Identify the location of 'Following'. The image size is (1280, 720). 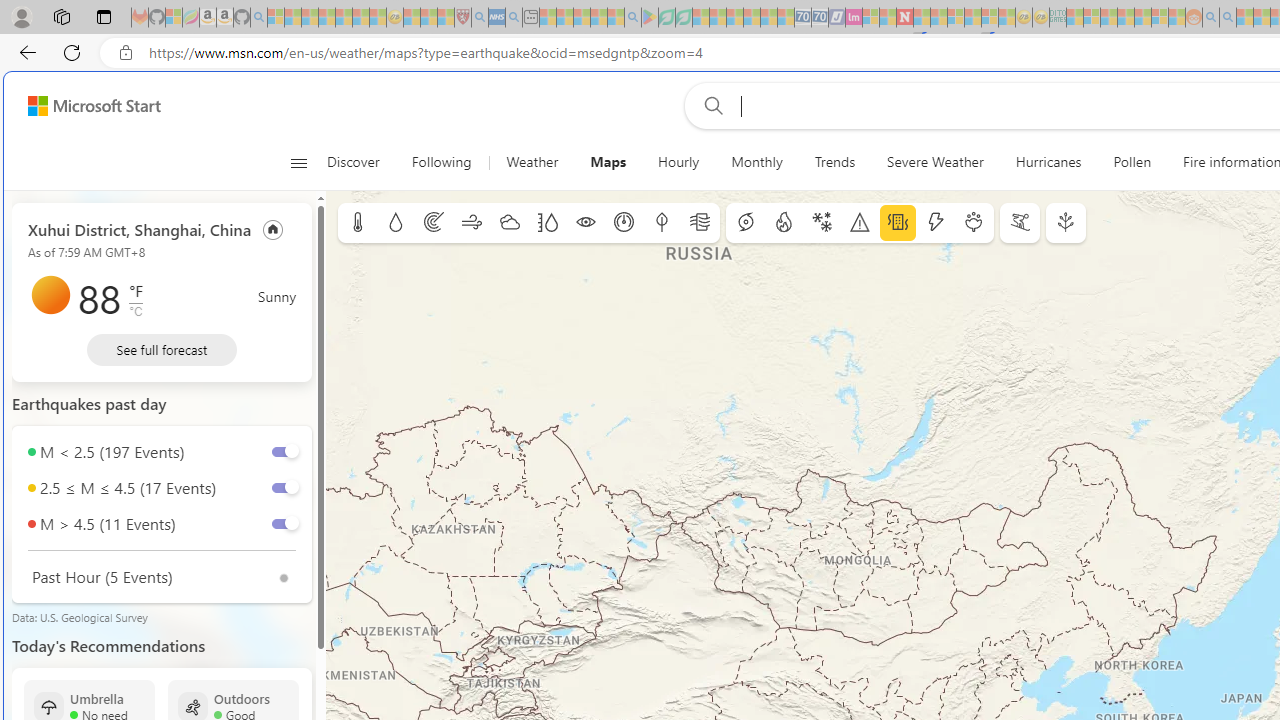
(442, 162).